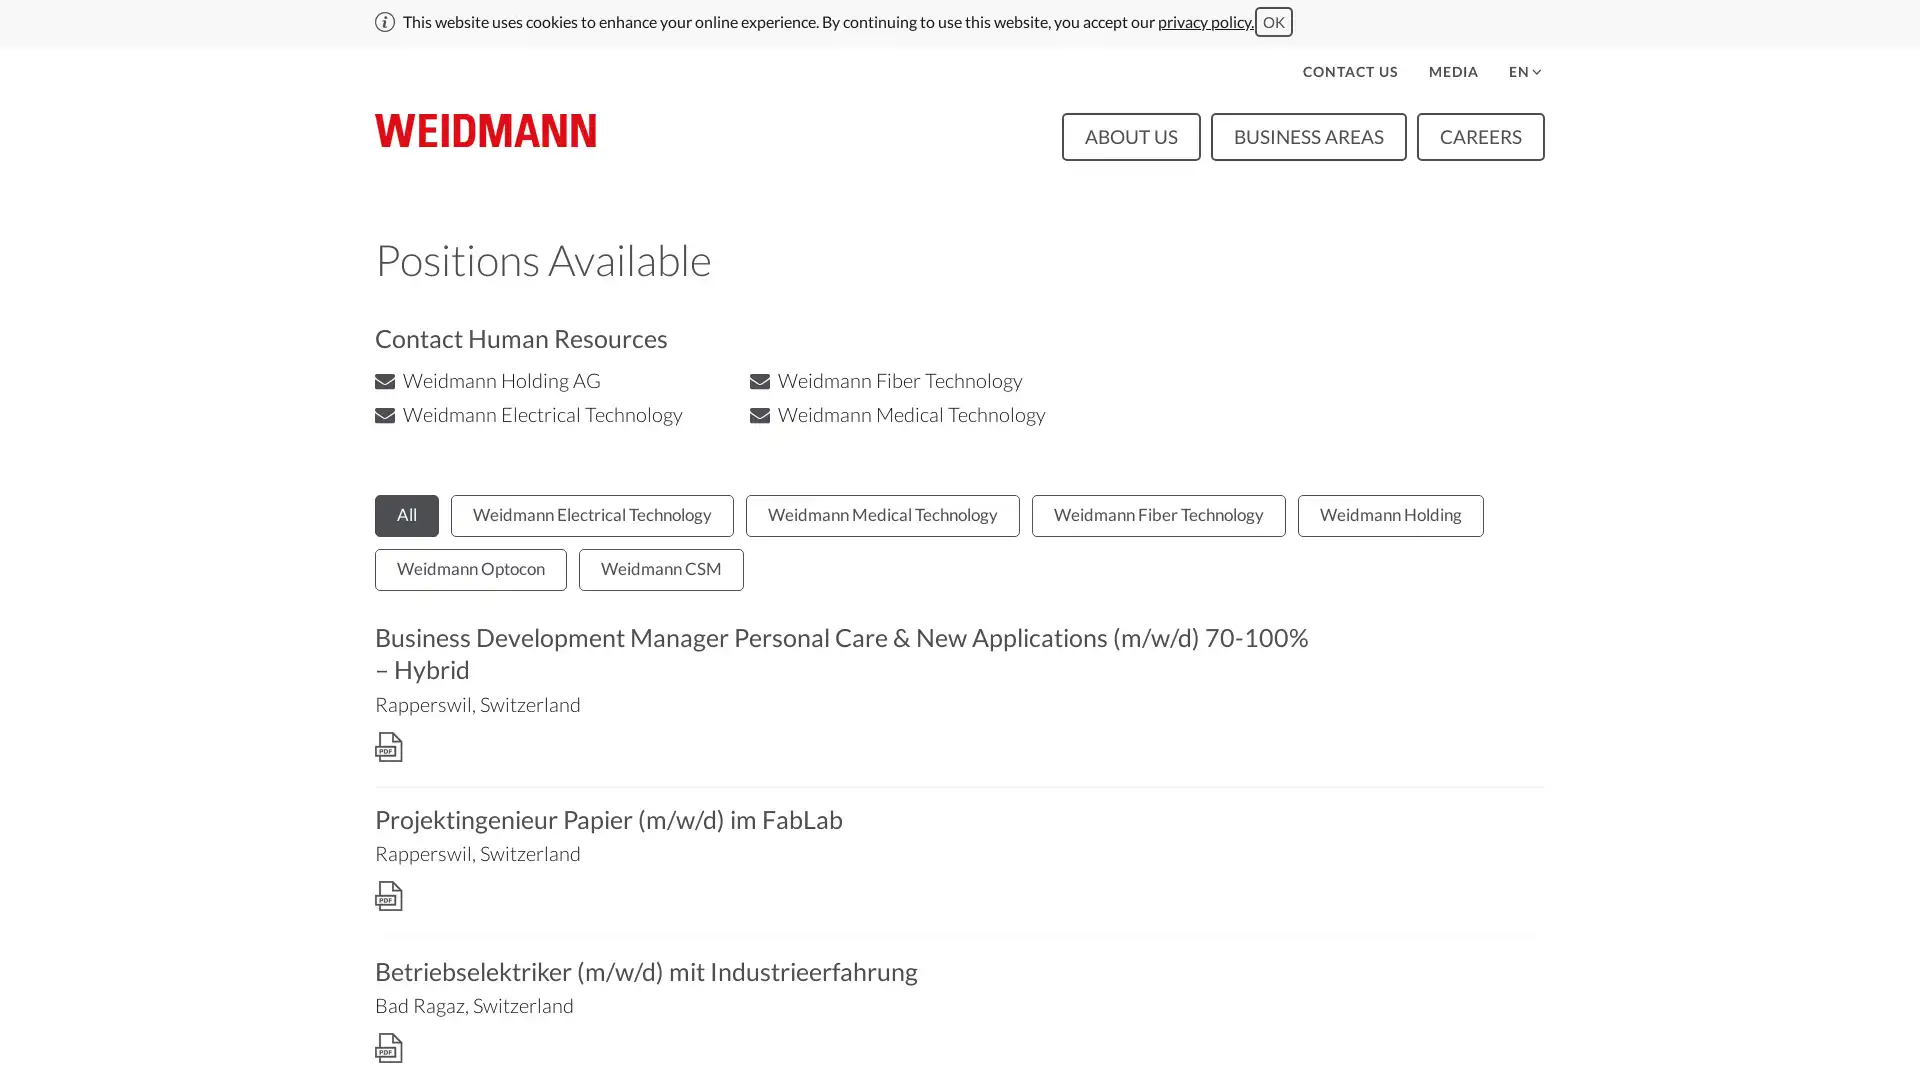 The width and height of the screenshot is (1920, 1080). I want to click on Weidmann Electrical Technology, so click(591, 469).